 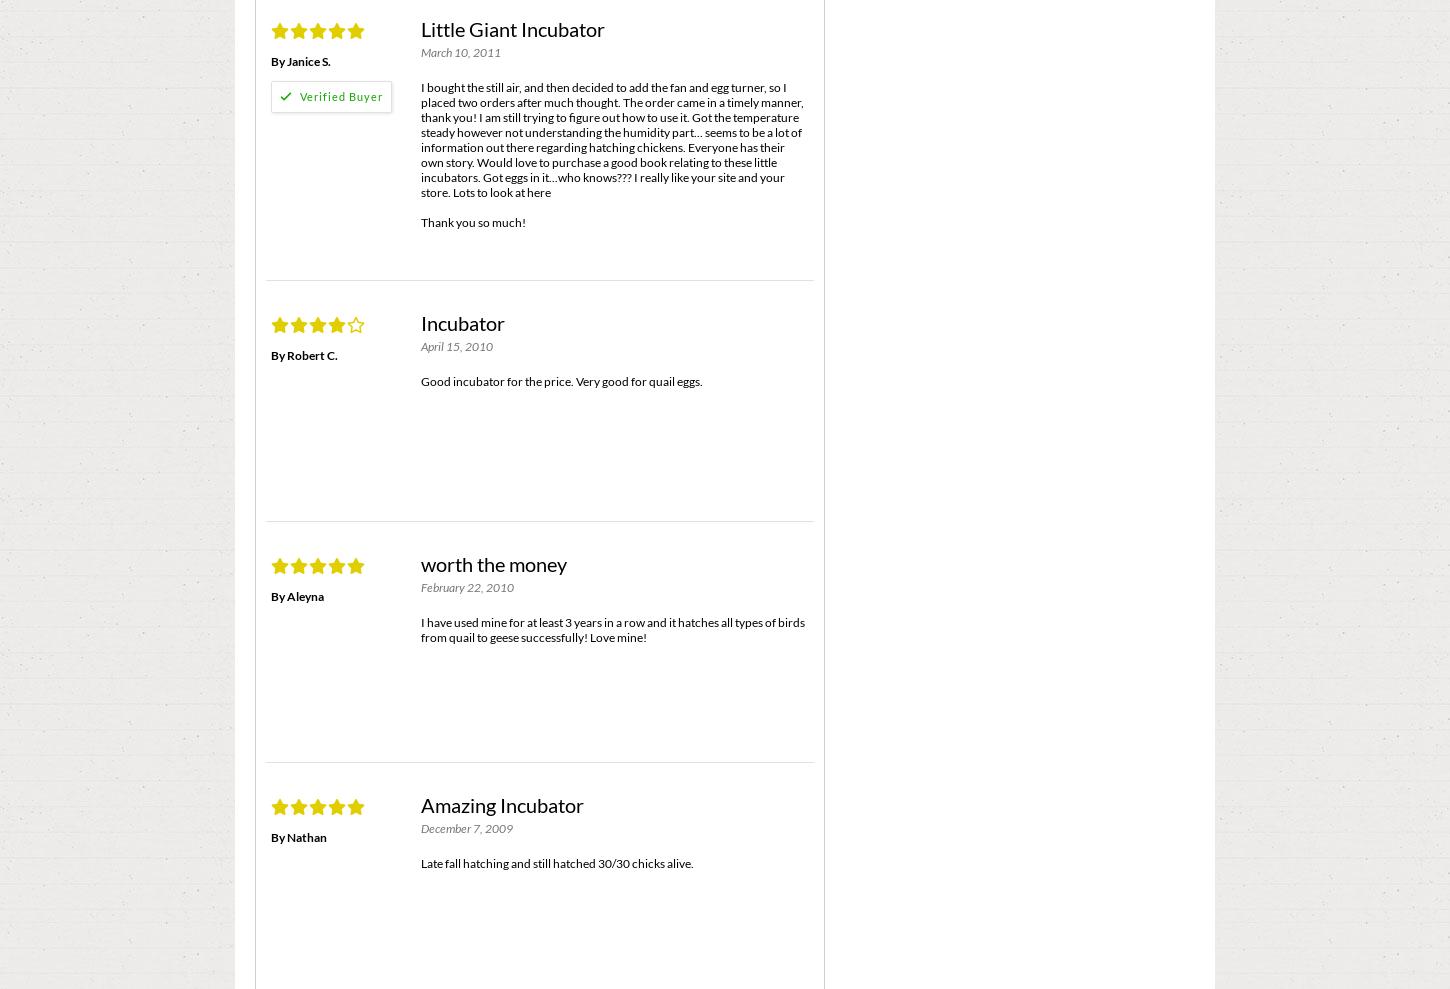 I want to click on 'By Robert C.', so click(x=304, y=353).